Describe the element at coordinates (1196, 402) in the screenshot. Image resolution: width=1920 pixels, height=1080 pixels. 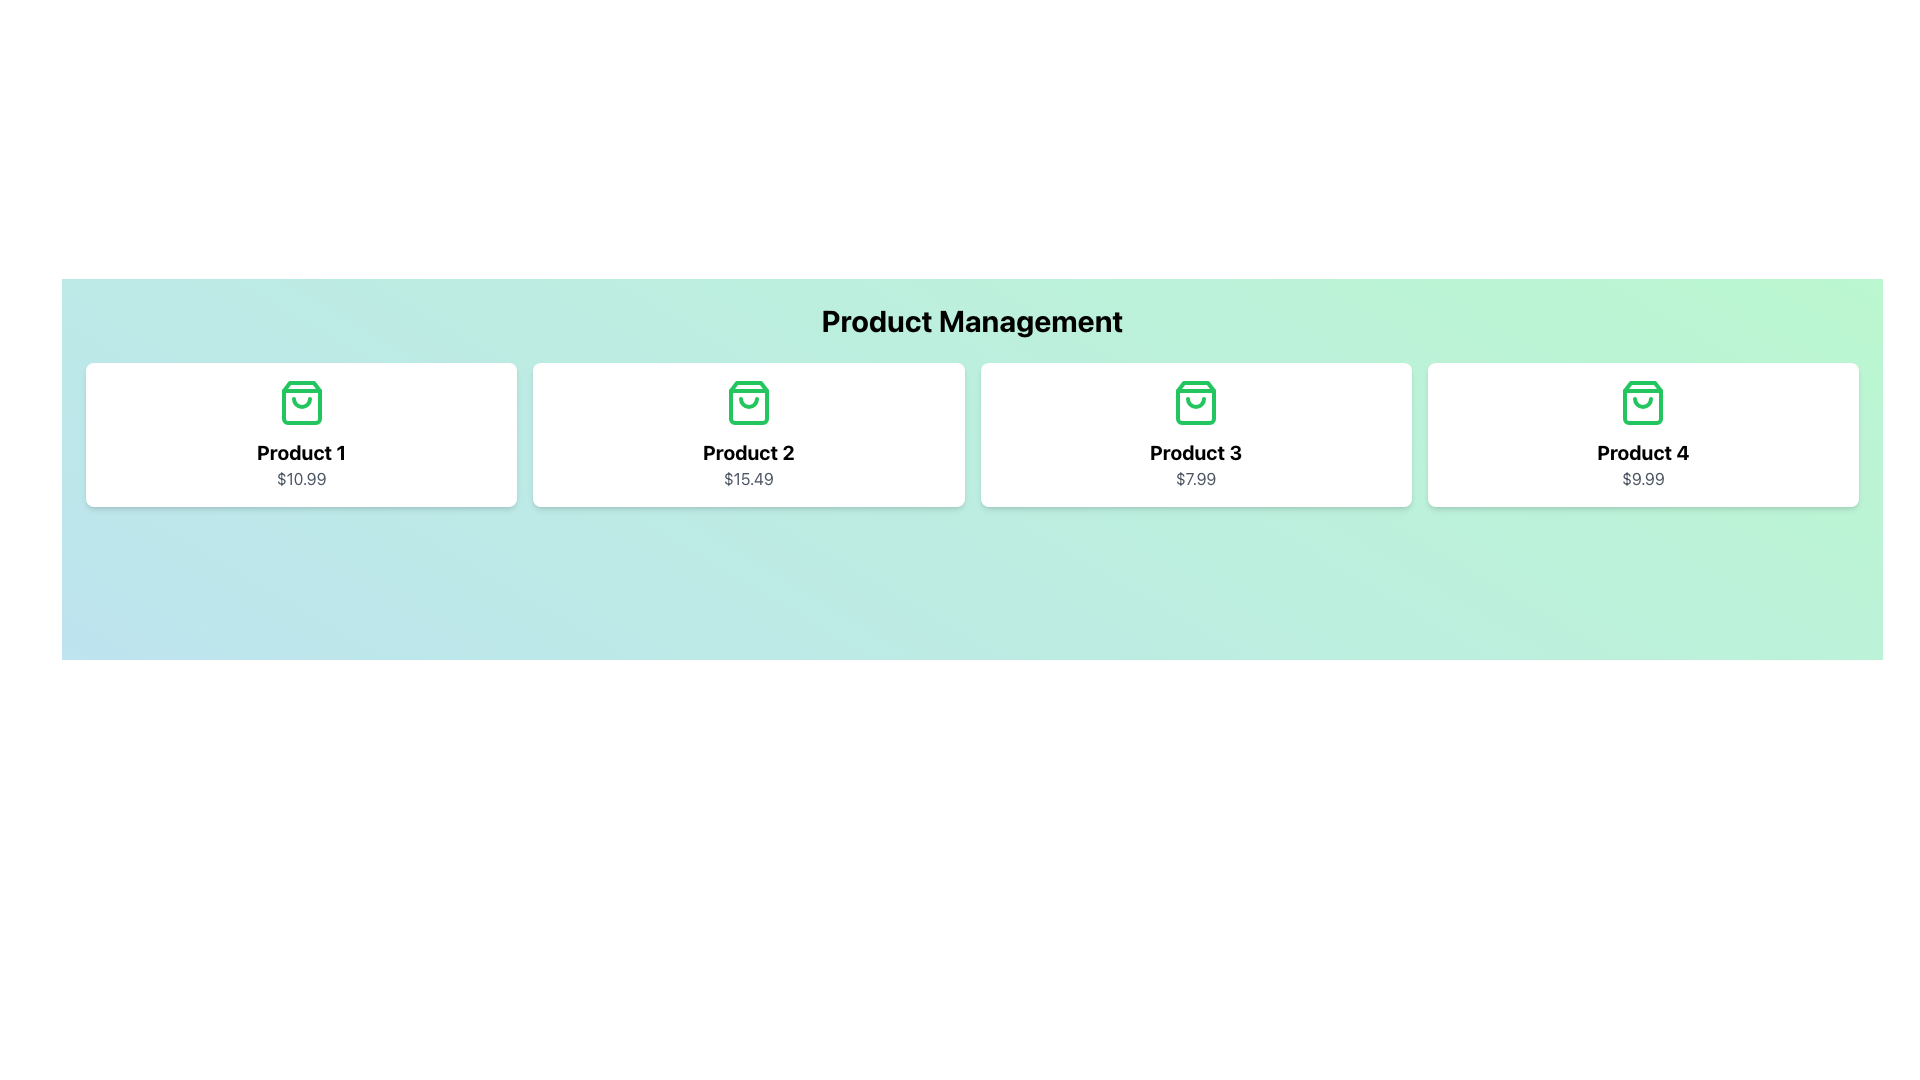
I see `the green SVG graphic portion resembling the top segment of a shopping bag with rounded corners, located in the third card under the 'Product Management' header` at that location.